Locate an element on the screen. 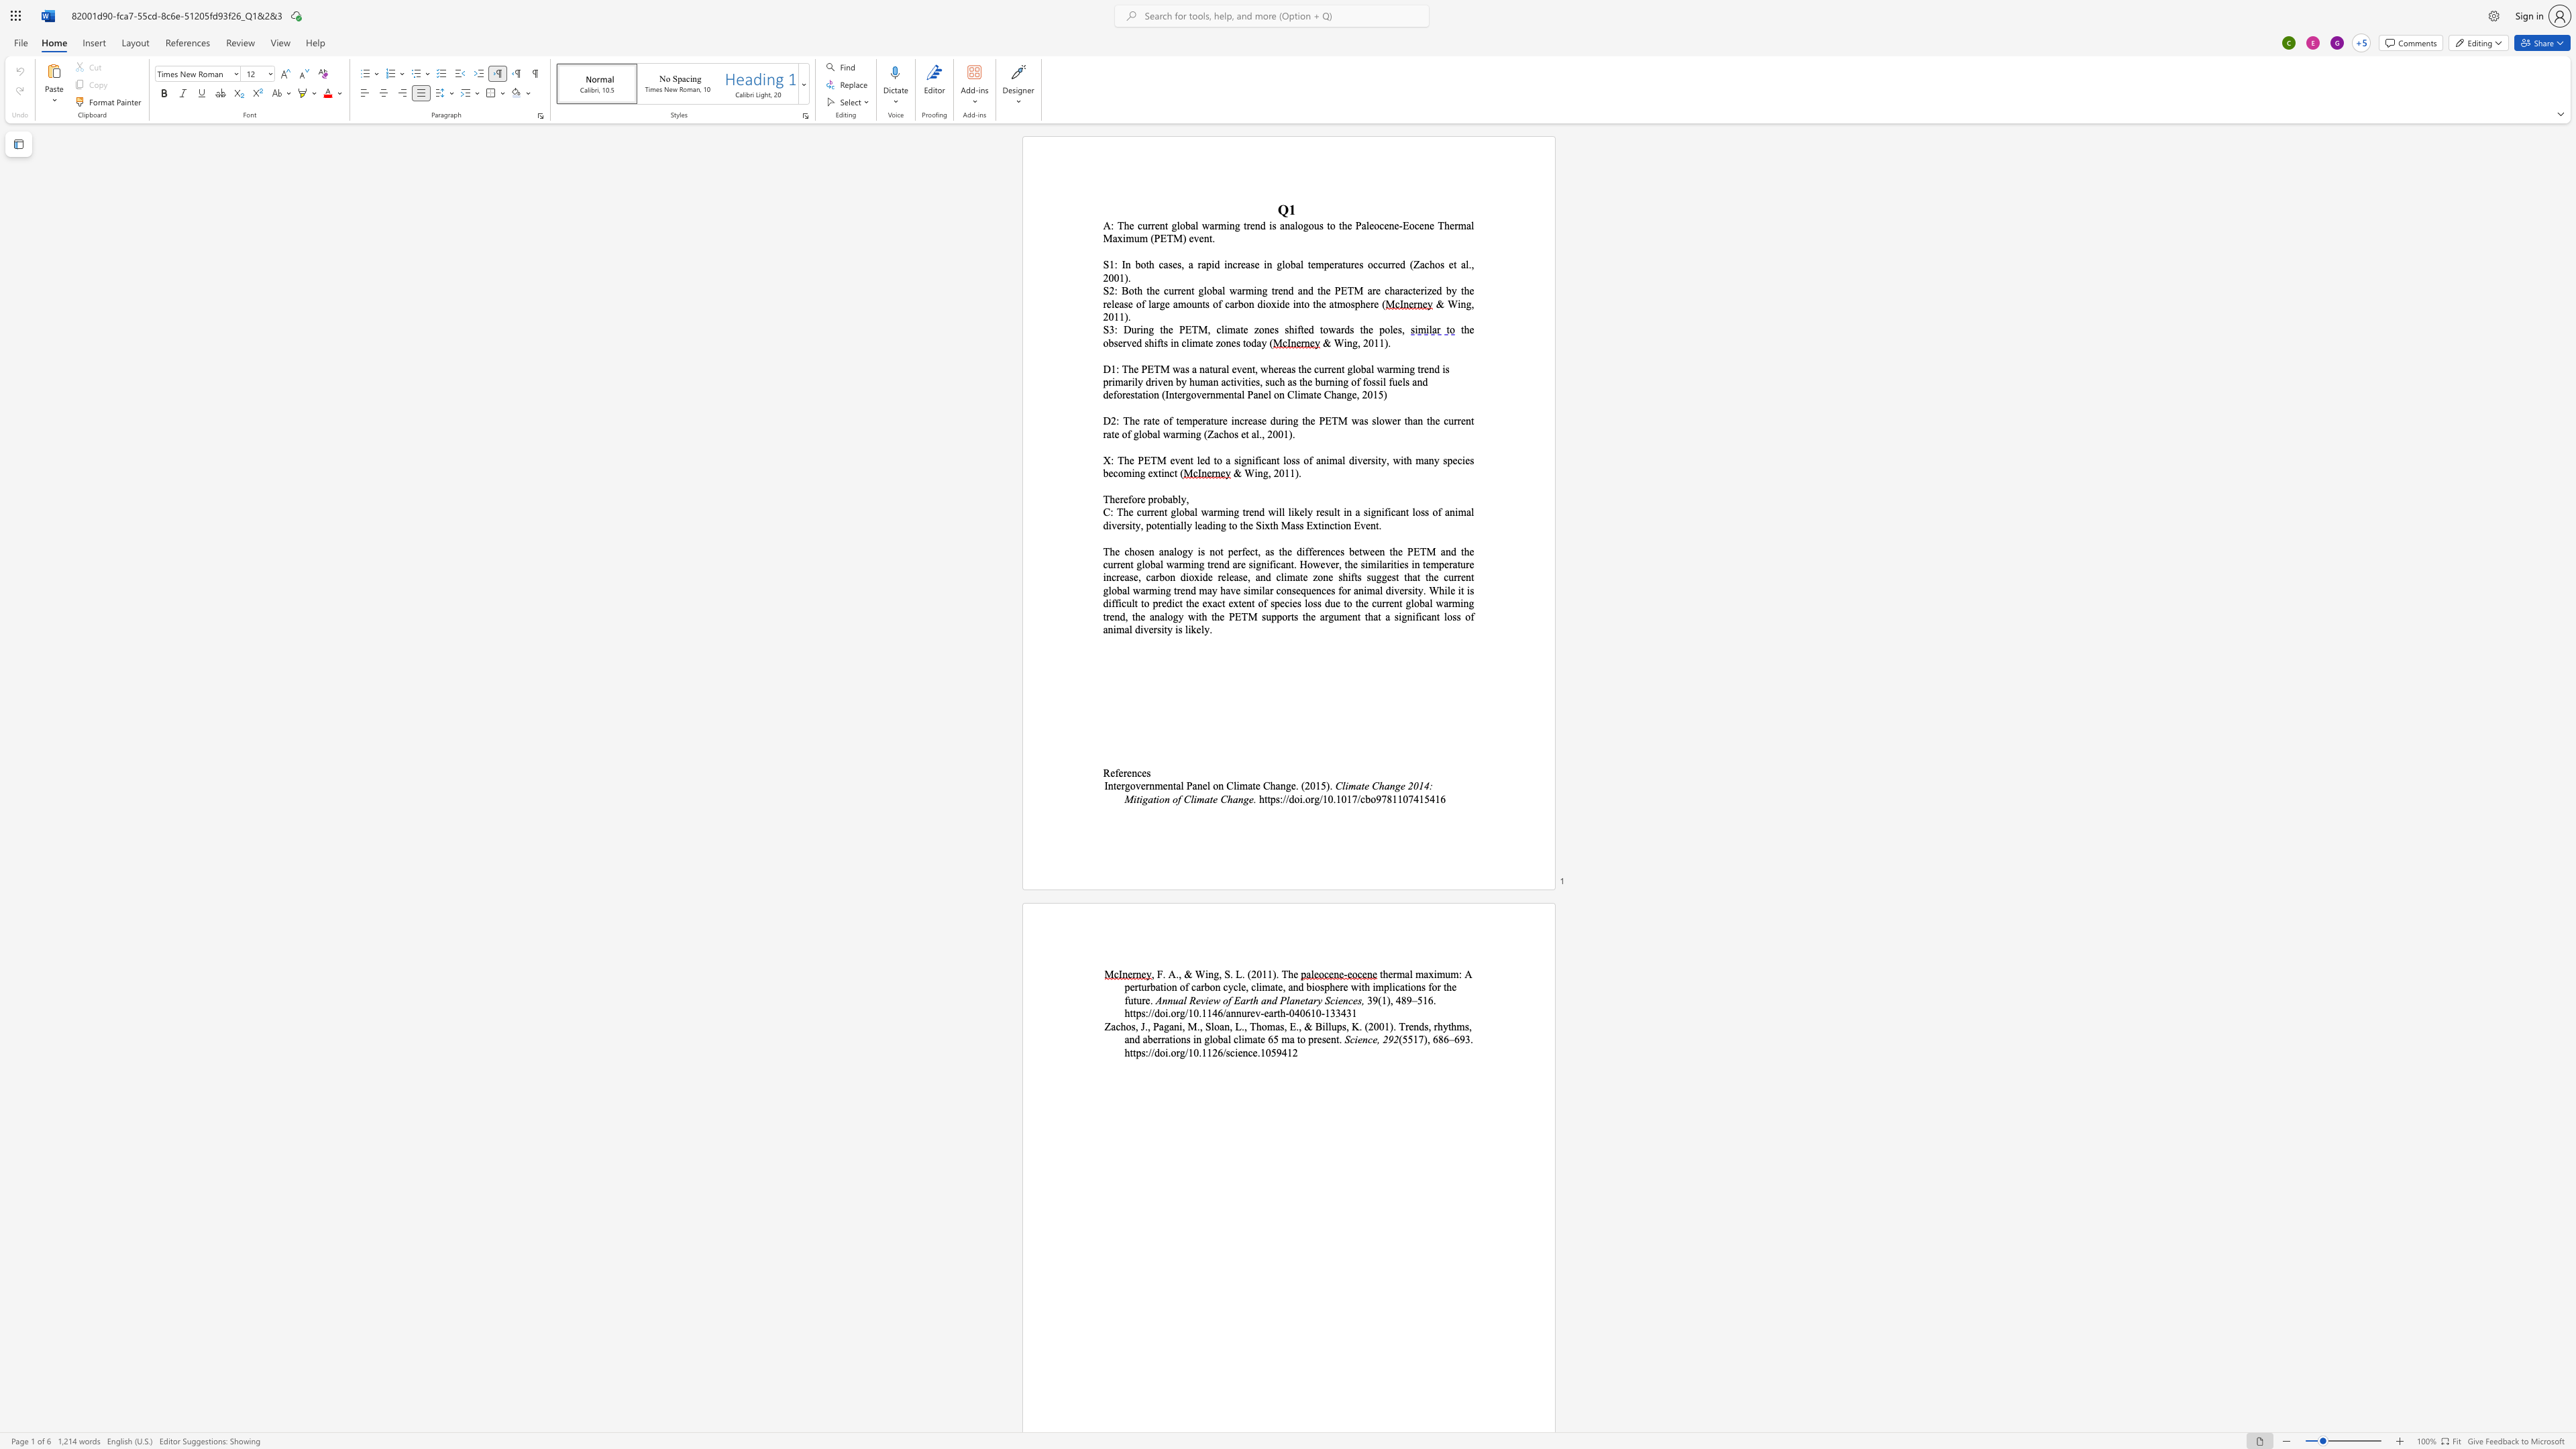  the 1th character "f" in the text is located at coordinates (1116, 772).